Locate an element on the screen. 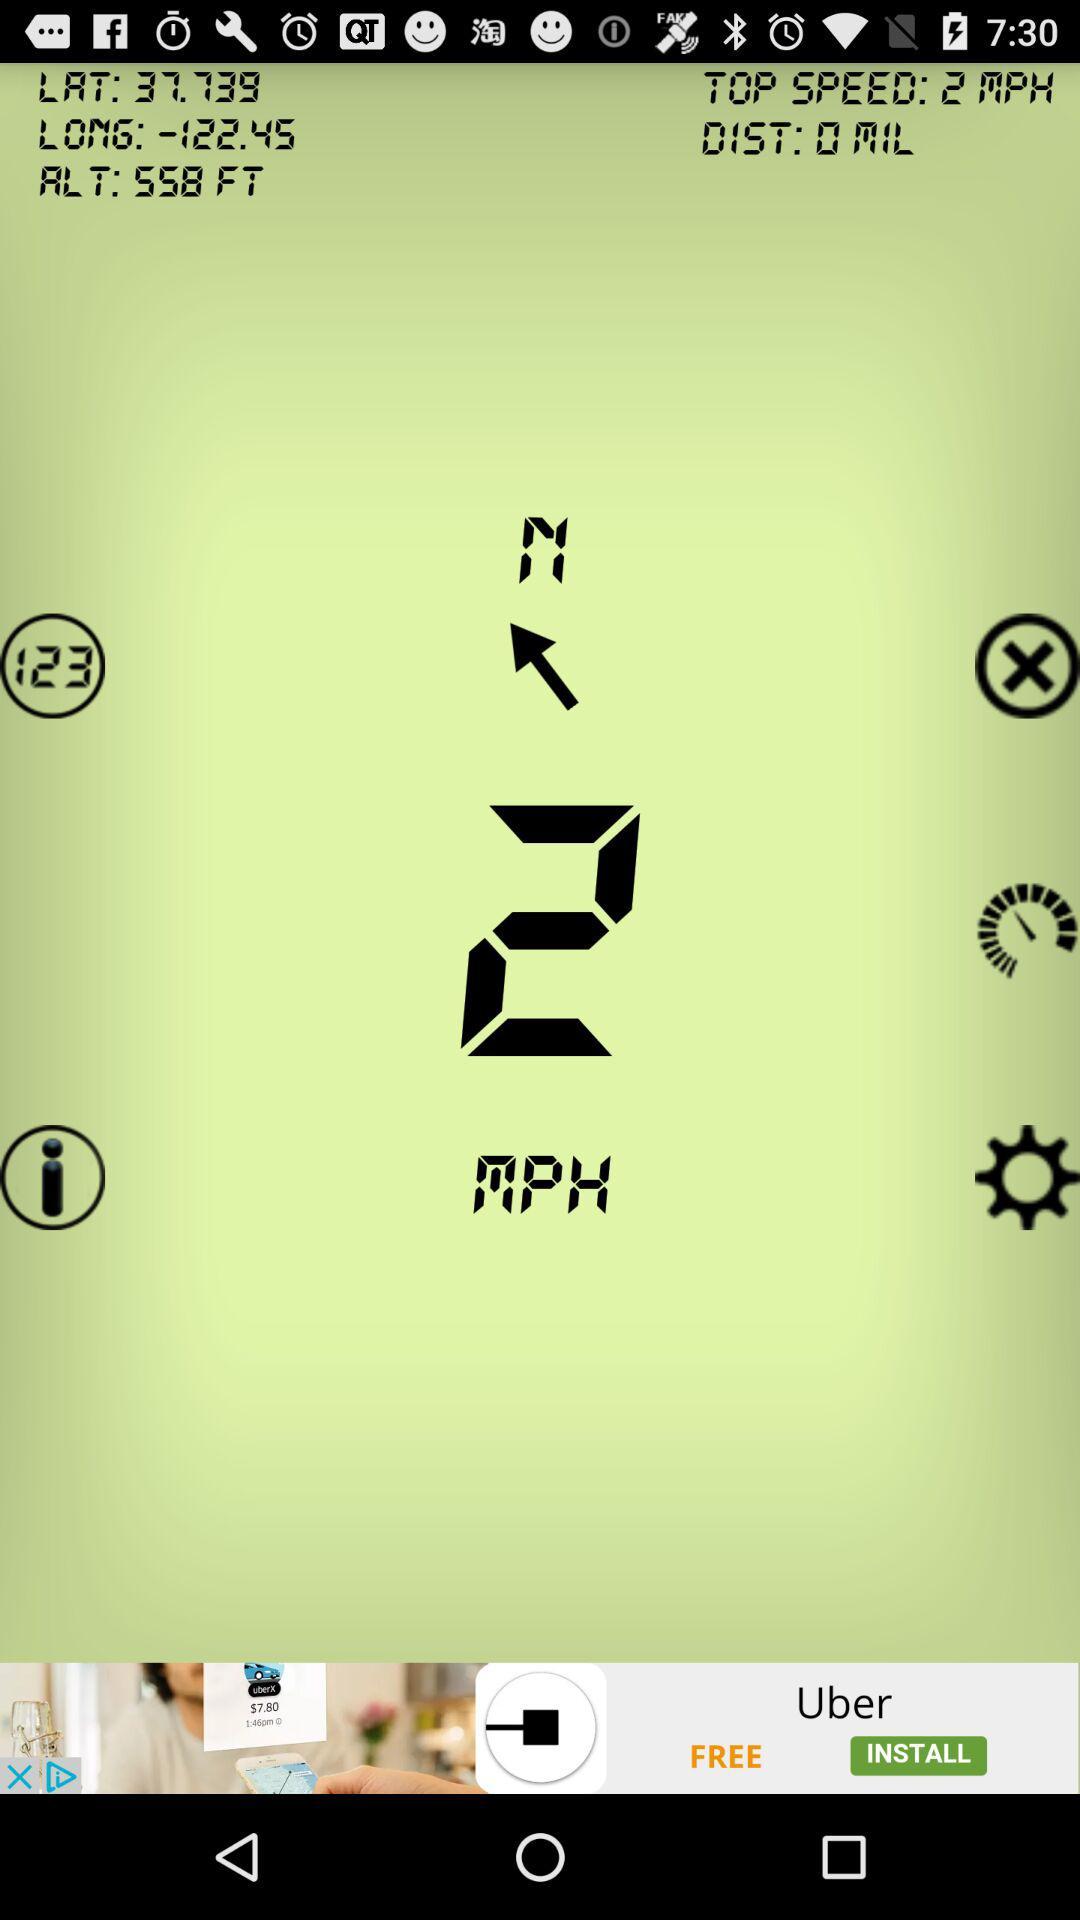 The image size is (1080, 1920). app is located at coordinates (1027, 666).